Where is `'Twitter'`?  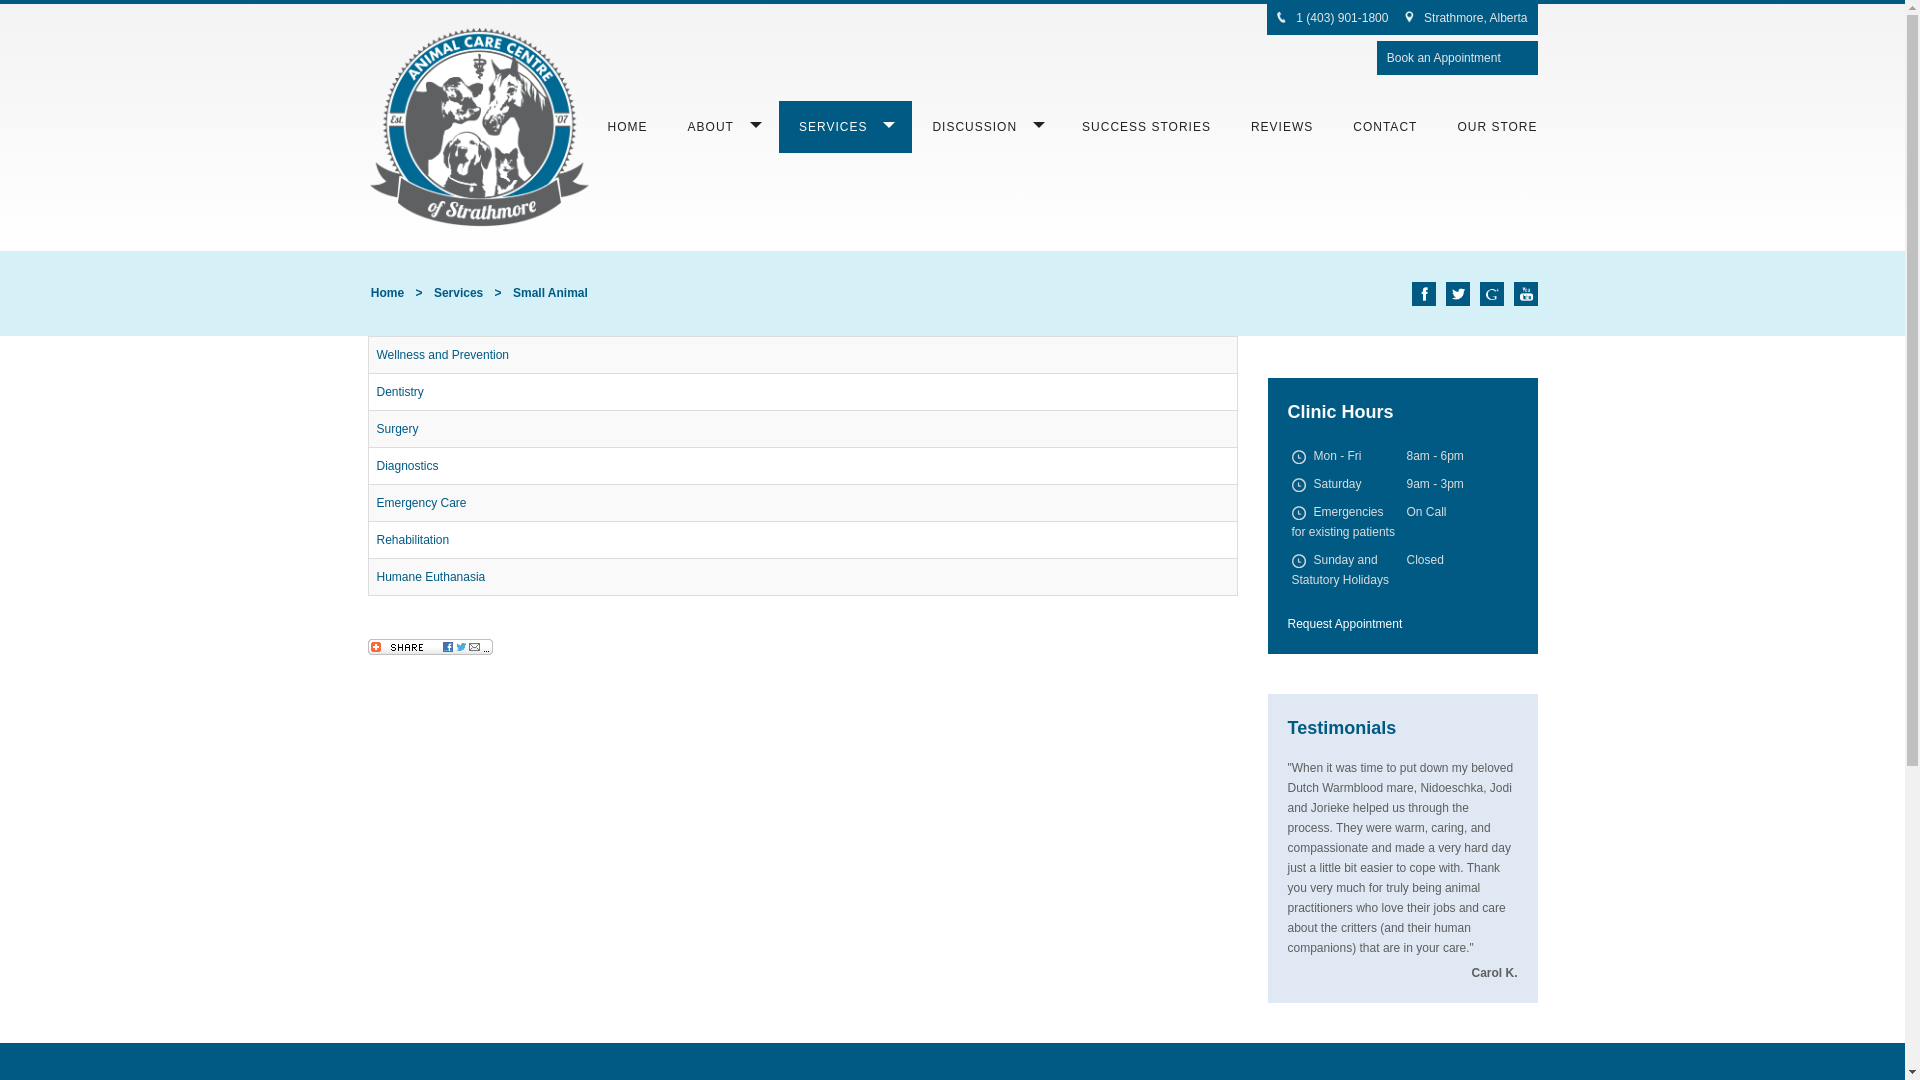
'Twitter' is located at coordinates (1458, 293).